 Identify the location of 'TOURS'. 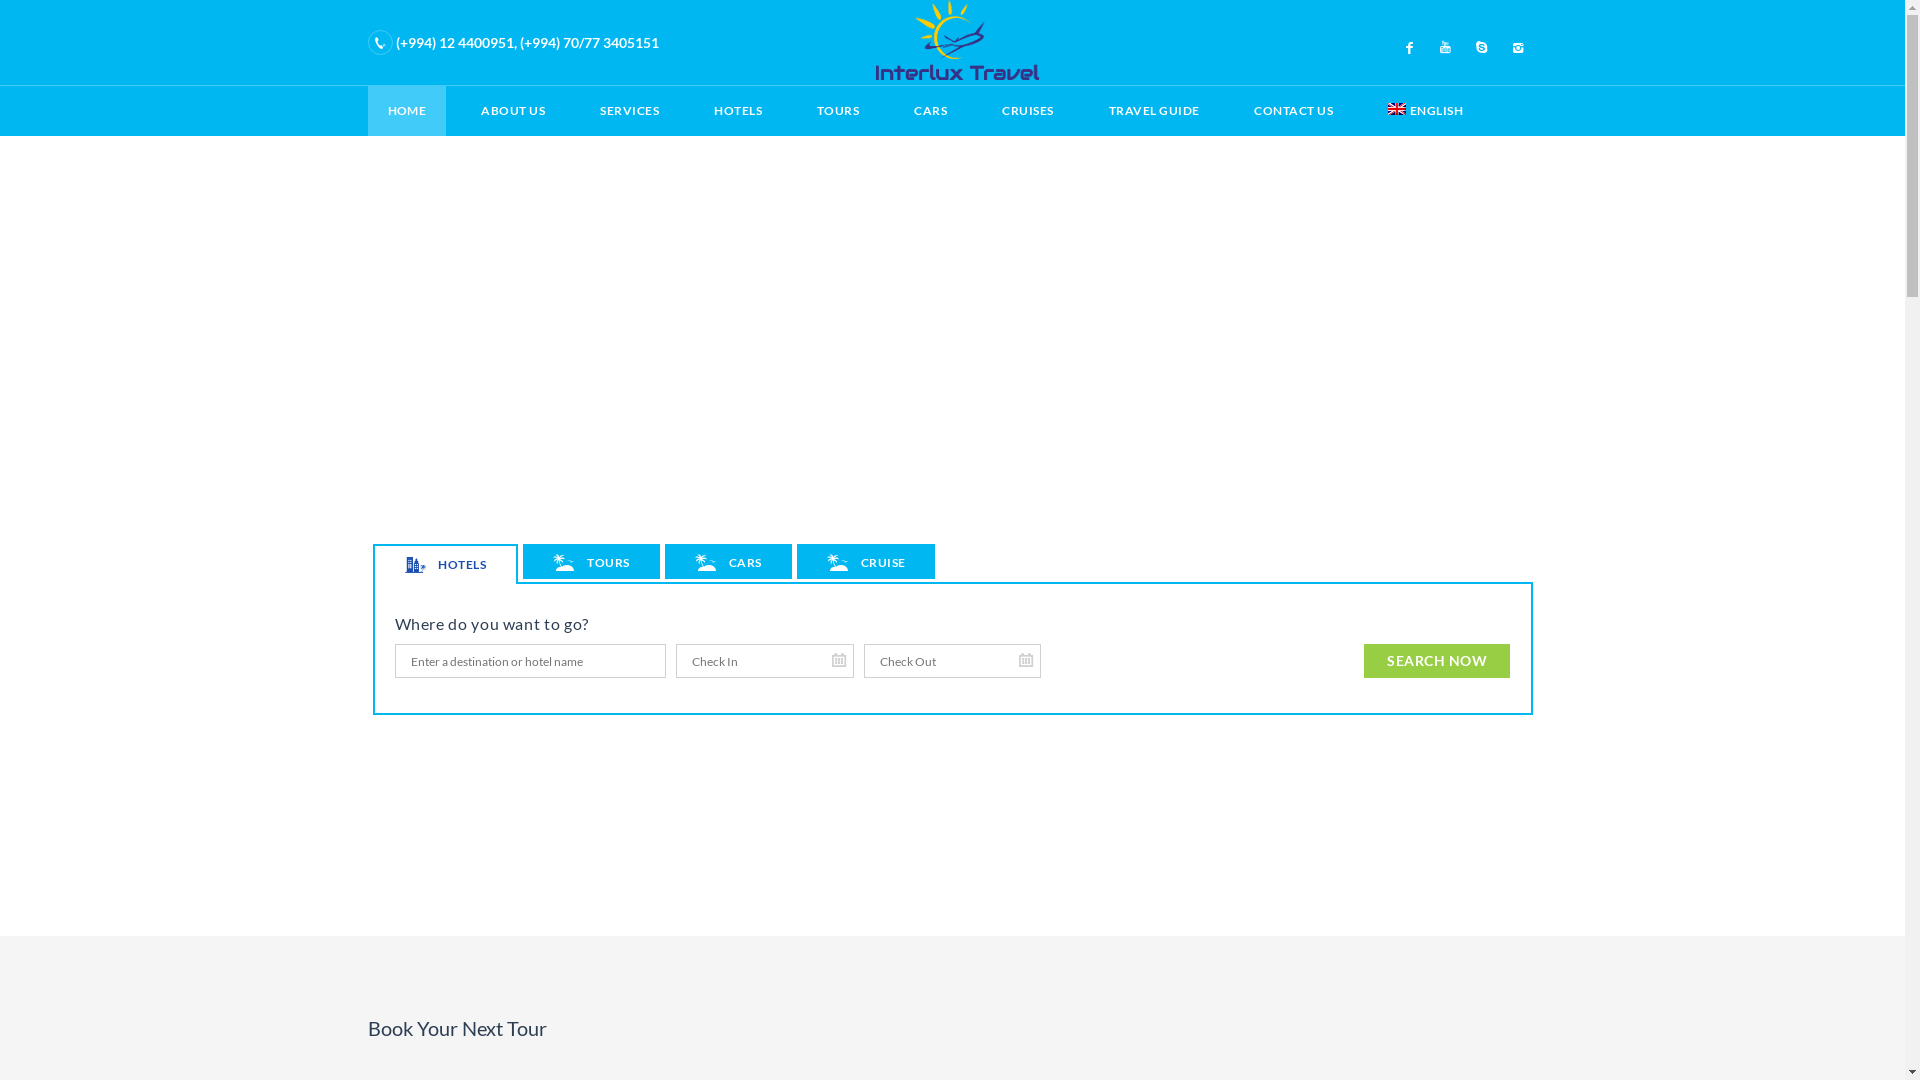
(589, 561).